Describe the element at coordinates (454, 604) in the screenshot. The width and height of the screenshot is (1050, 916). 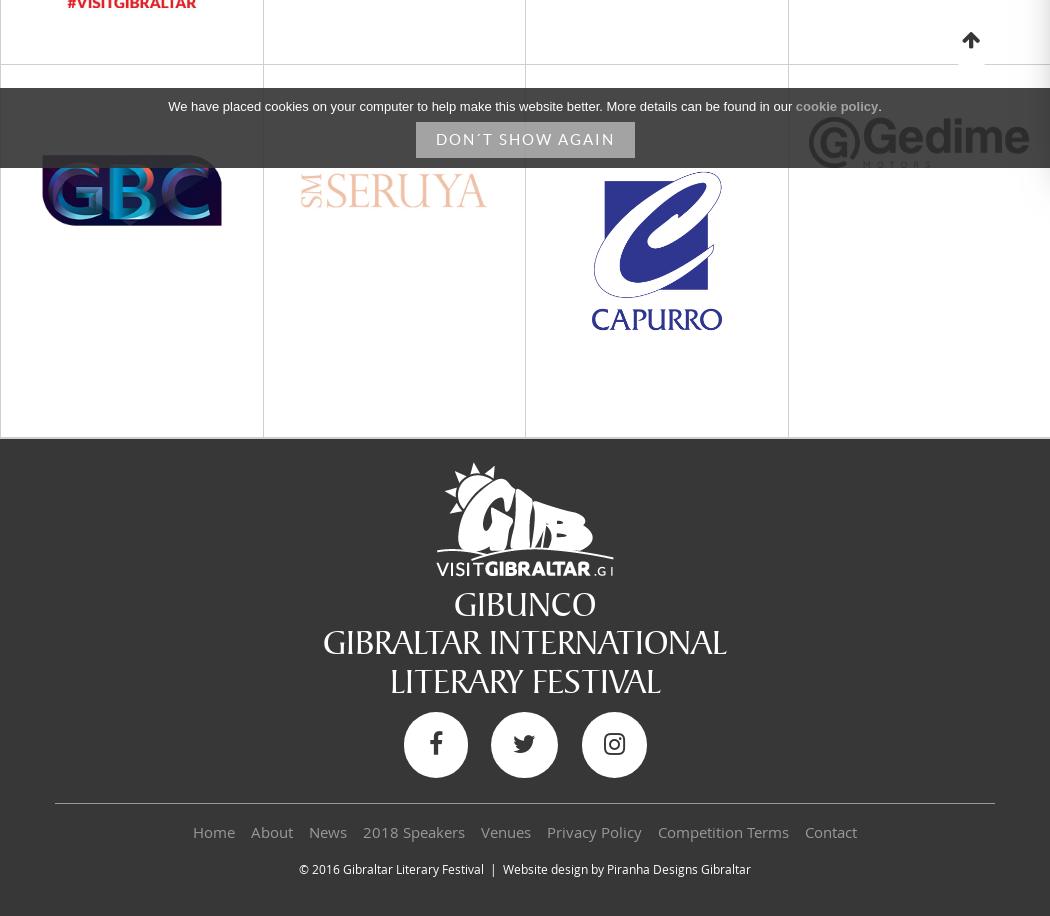
I see `'GIBUNCO'` at that location.